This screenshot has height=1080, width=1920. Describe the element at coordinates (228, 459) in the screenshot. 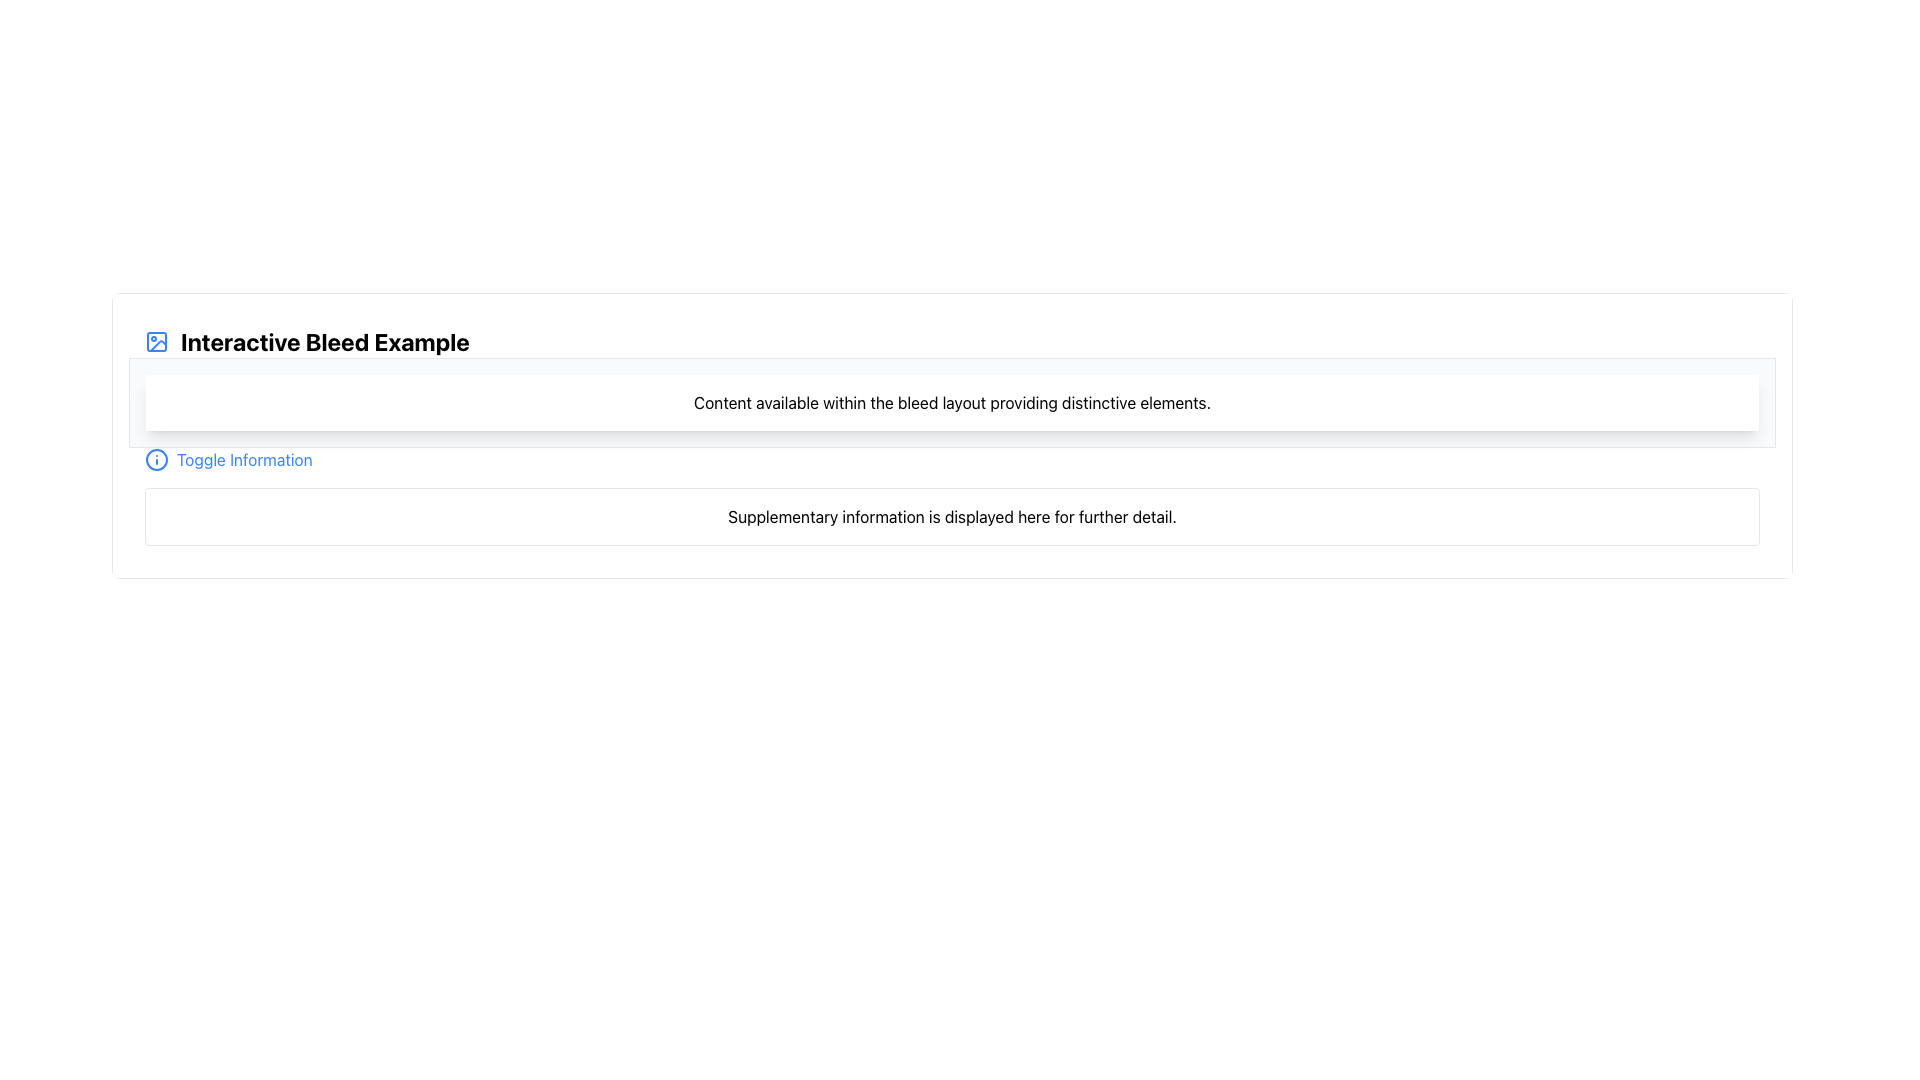

I see `the interactive button located below the 'Interactive Bleed Example' section` at that location.